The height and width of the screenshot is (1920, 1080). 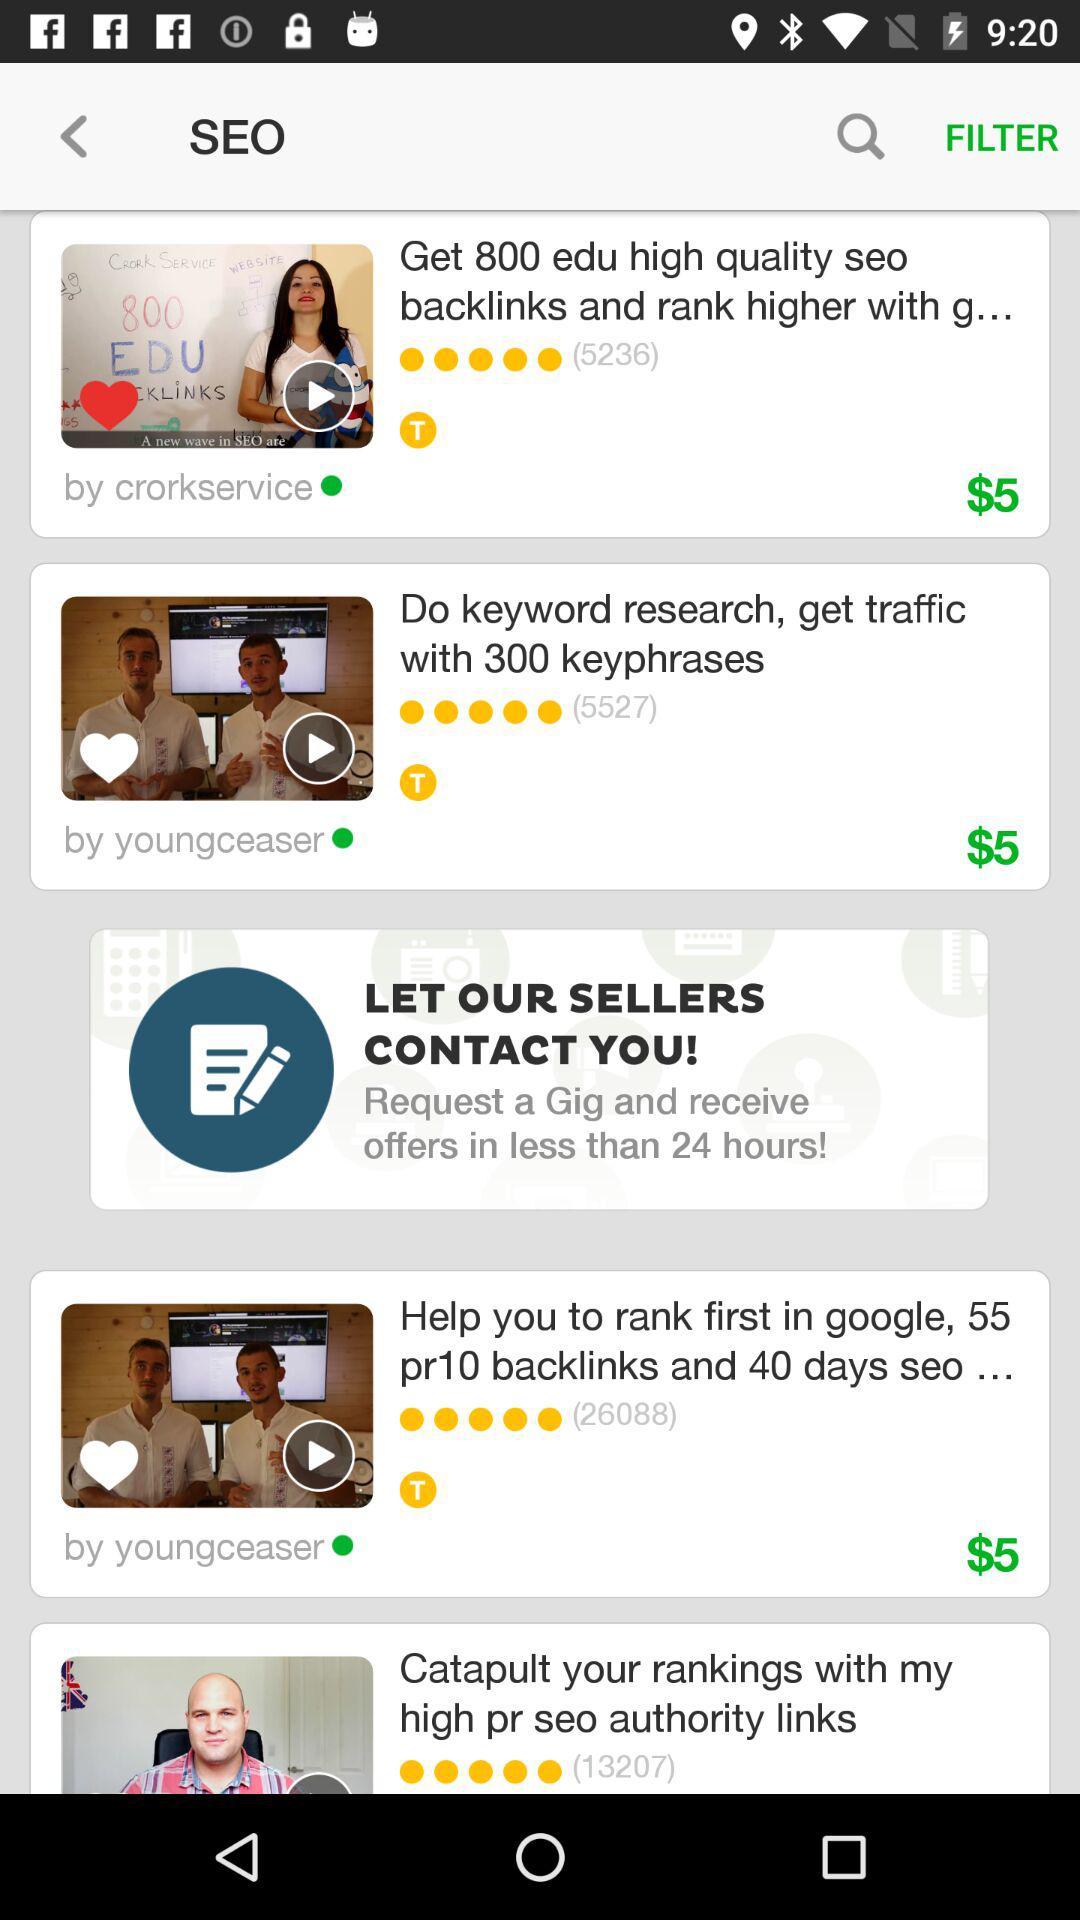 What do you see at coordinates (555, 1418) in the screenshot?
I see `the icon below help you to` at bounding box center [555, 1418].